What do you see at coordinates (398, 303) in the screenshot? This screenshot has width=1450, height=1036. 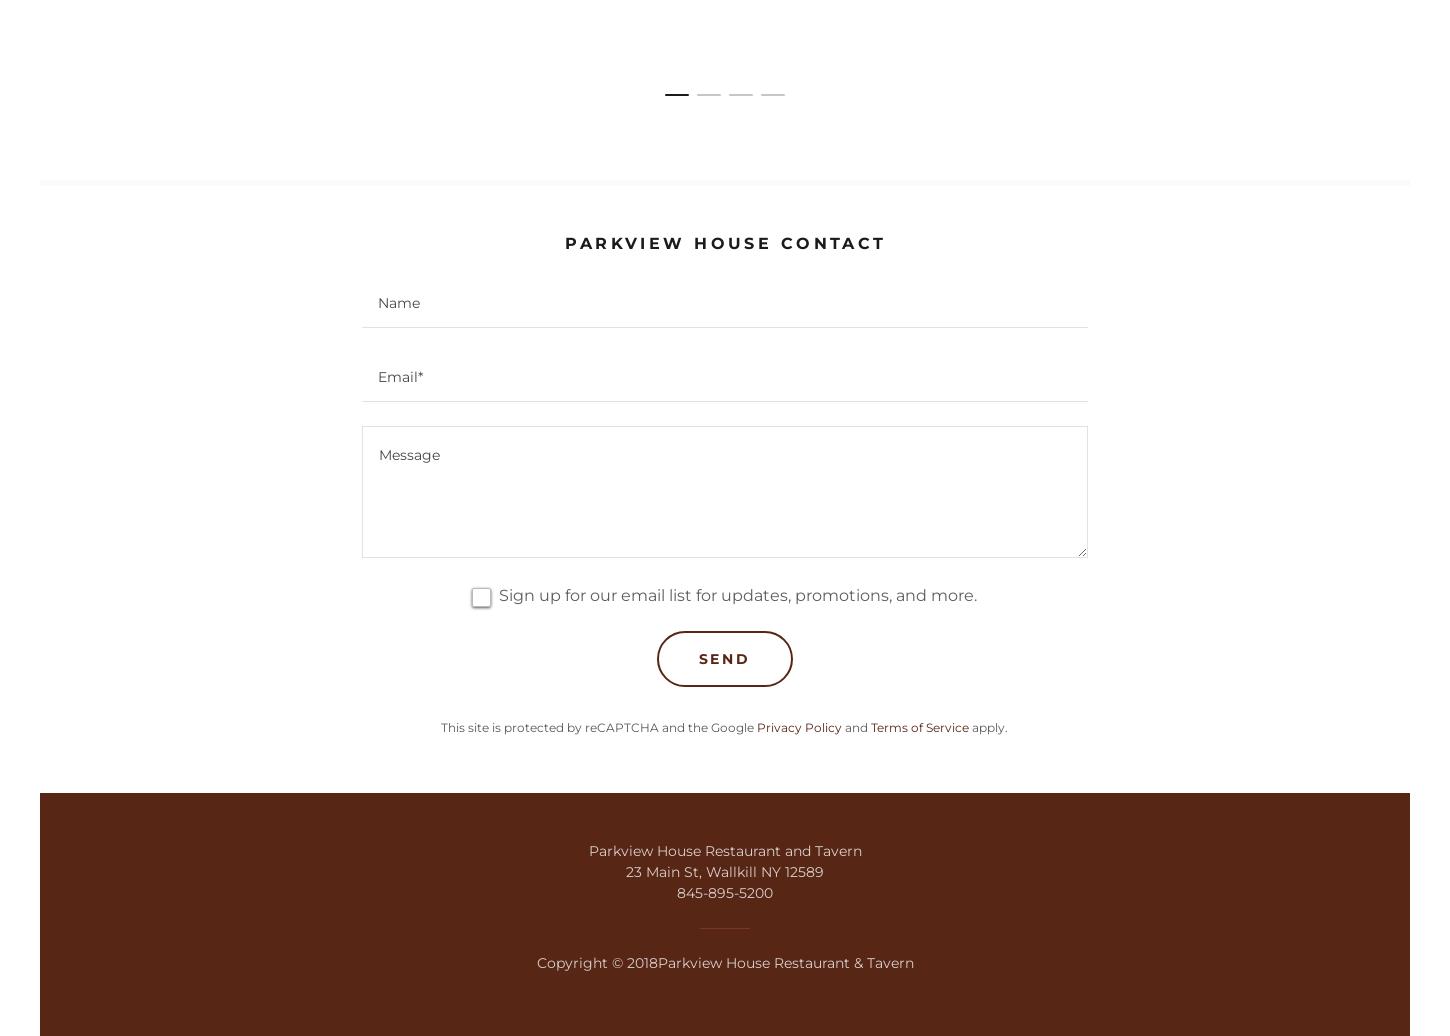 I see `'Name'` at bounding box center [398, 303].